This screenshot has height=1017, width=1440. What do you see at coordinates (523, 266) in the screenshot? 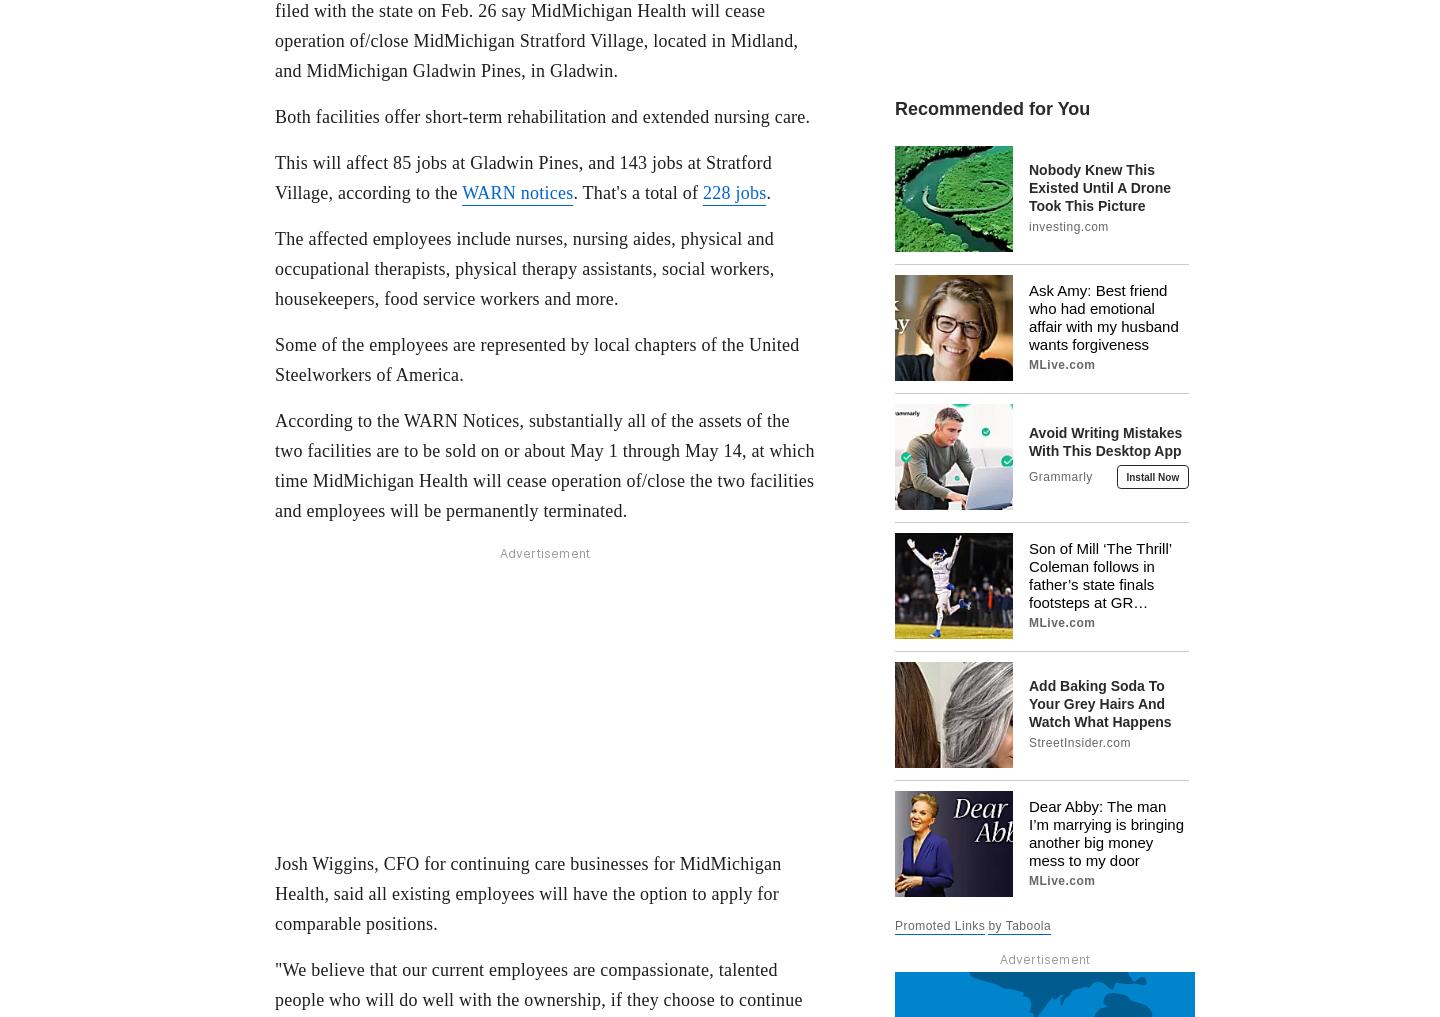
I see `'The affected employees include nurses, nursing aides, physical and occupational therapists, physical therapy assistants, social workers, housekeepers, food service workers and more.'` at bounding box center [523, 266].